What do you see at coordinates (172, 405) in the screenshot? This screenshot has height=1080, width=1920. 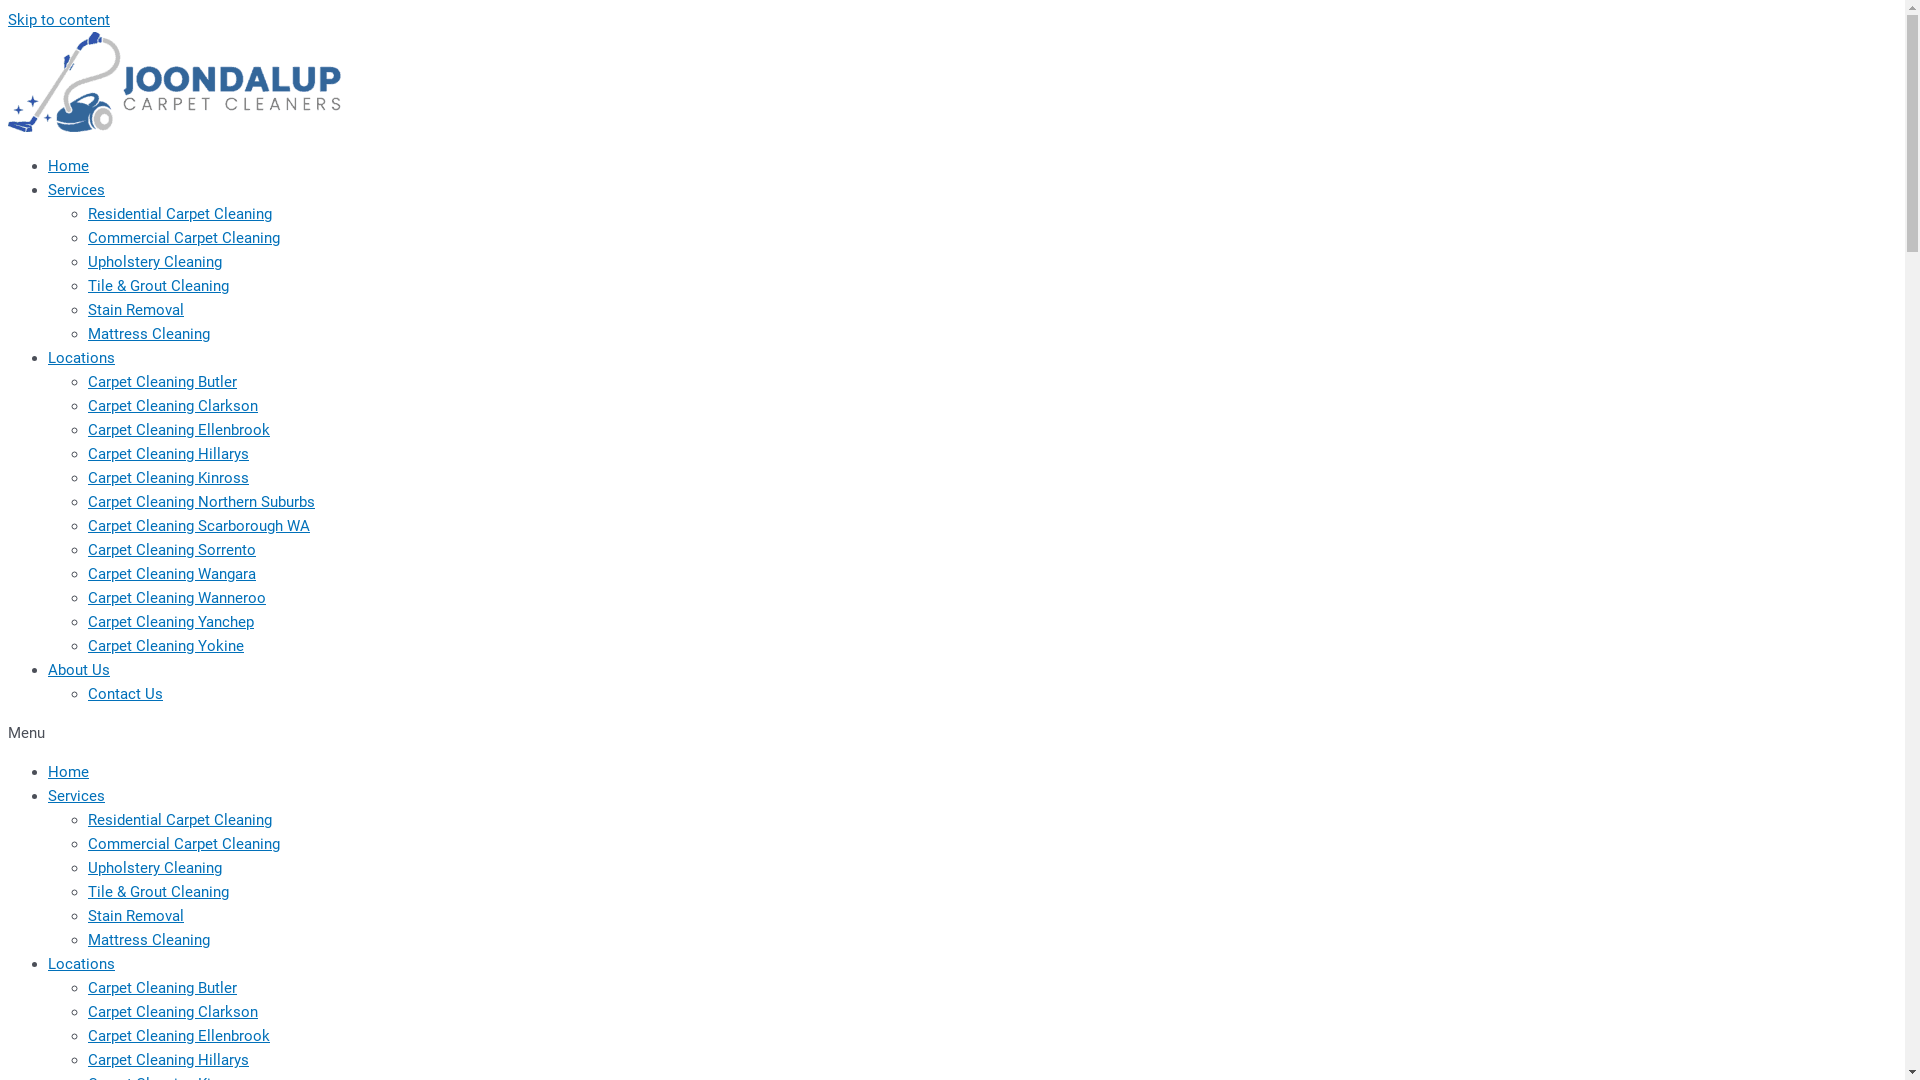 I see `'Carpet Cleaning Clarkson'` at bounding box center [172, 405].